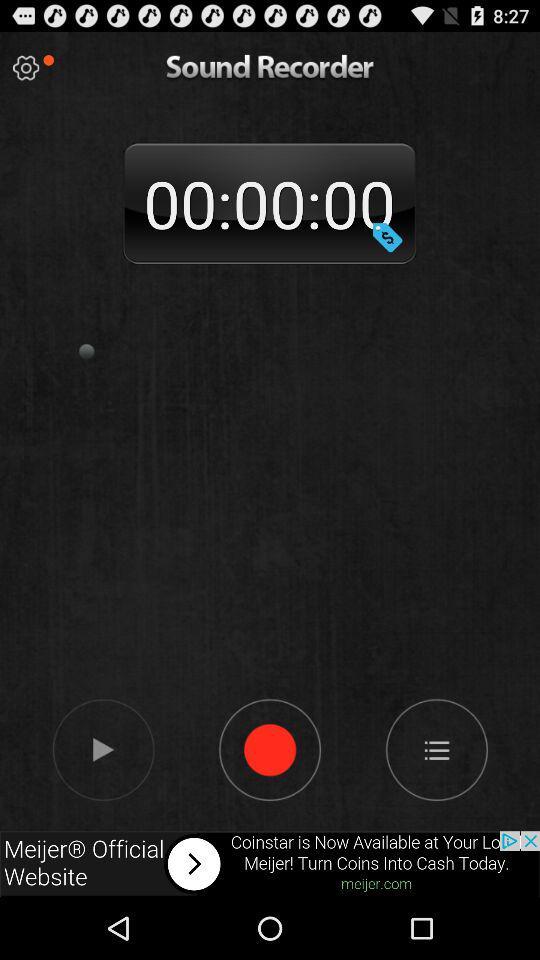 This screenshot has width=540, height=960. Describe the element at coordinates (25, 68) in the screenshot. I see `settings` at that location.